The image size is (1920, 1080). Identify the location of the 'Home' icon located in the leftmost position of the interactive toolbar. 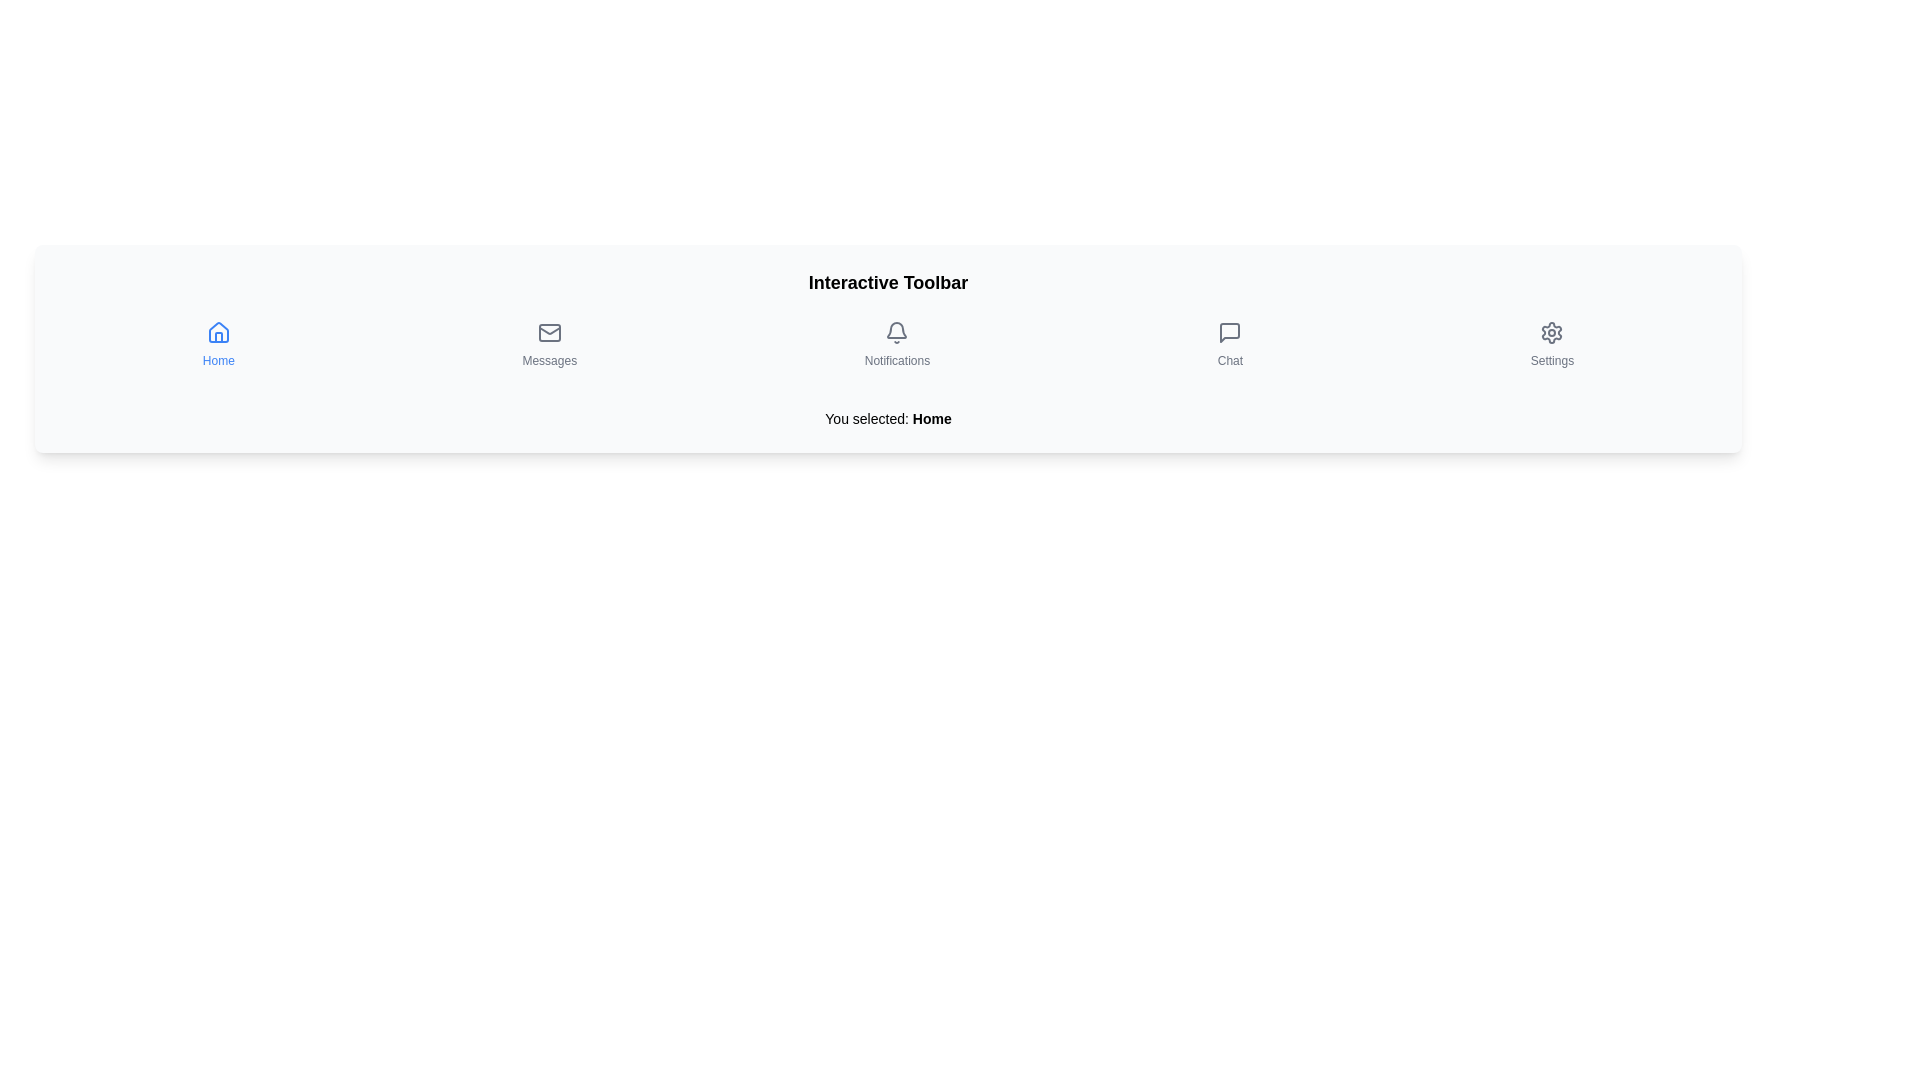
(218, 331).